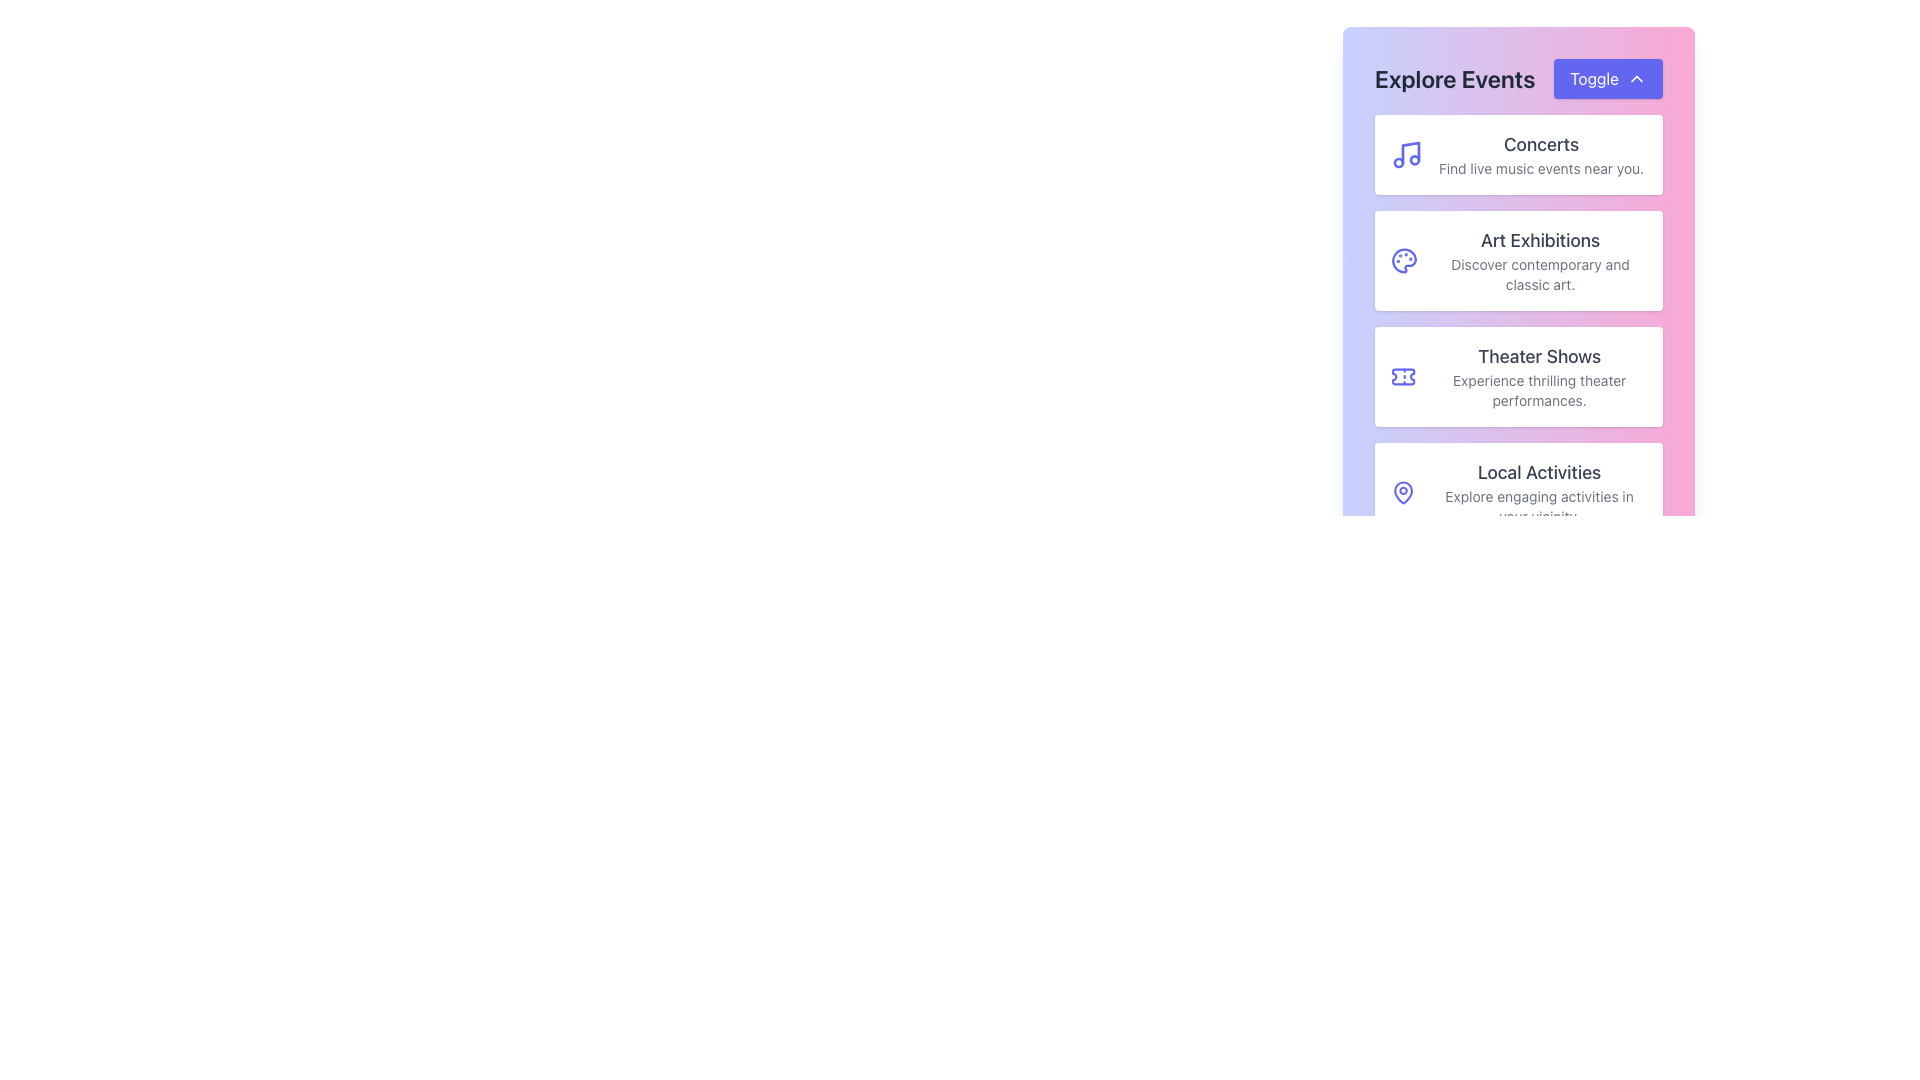 This screenshot has width=1920, height=1080. I want to click on the List item displaying 'Art Exhibitions' with an indigo art palette icon, so click(1518, 260).